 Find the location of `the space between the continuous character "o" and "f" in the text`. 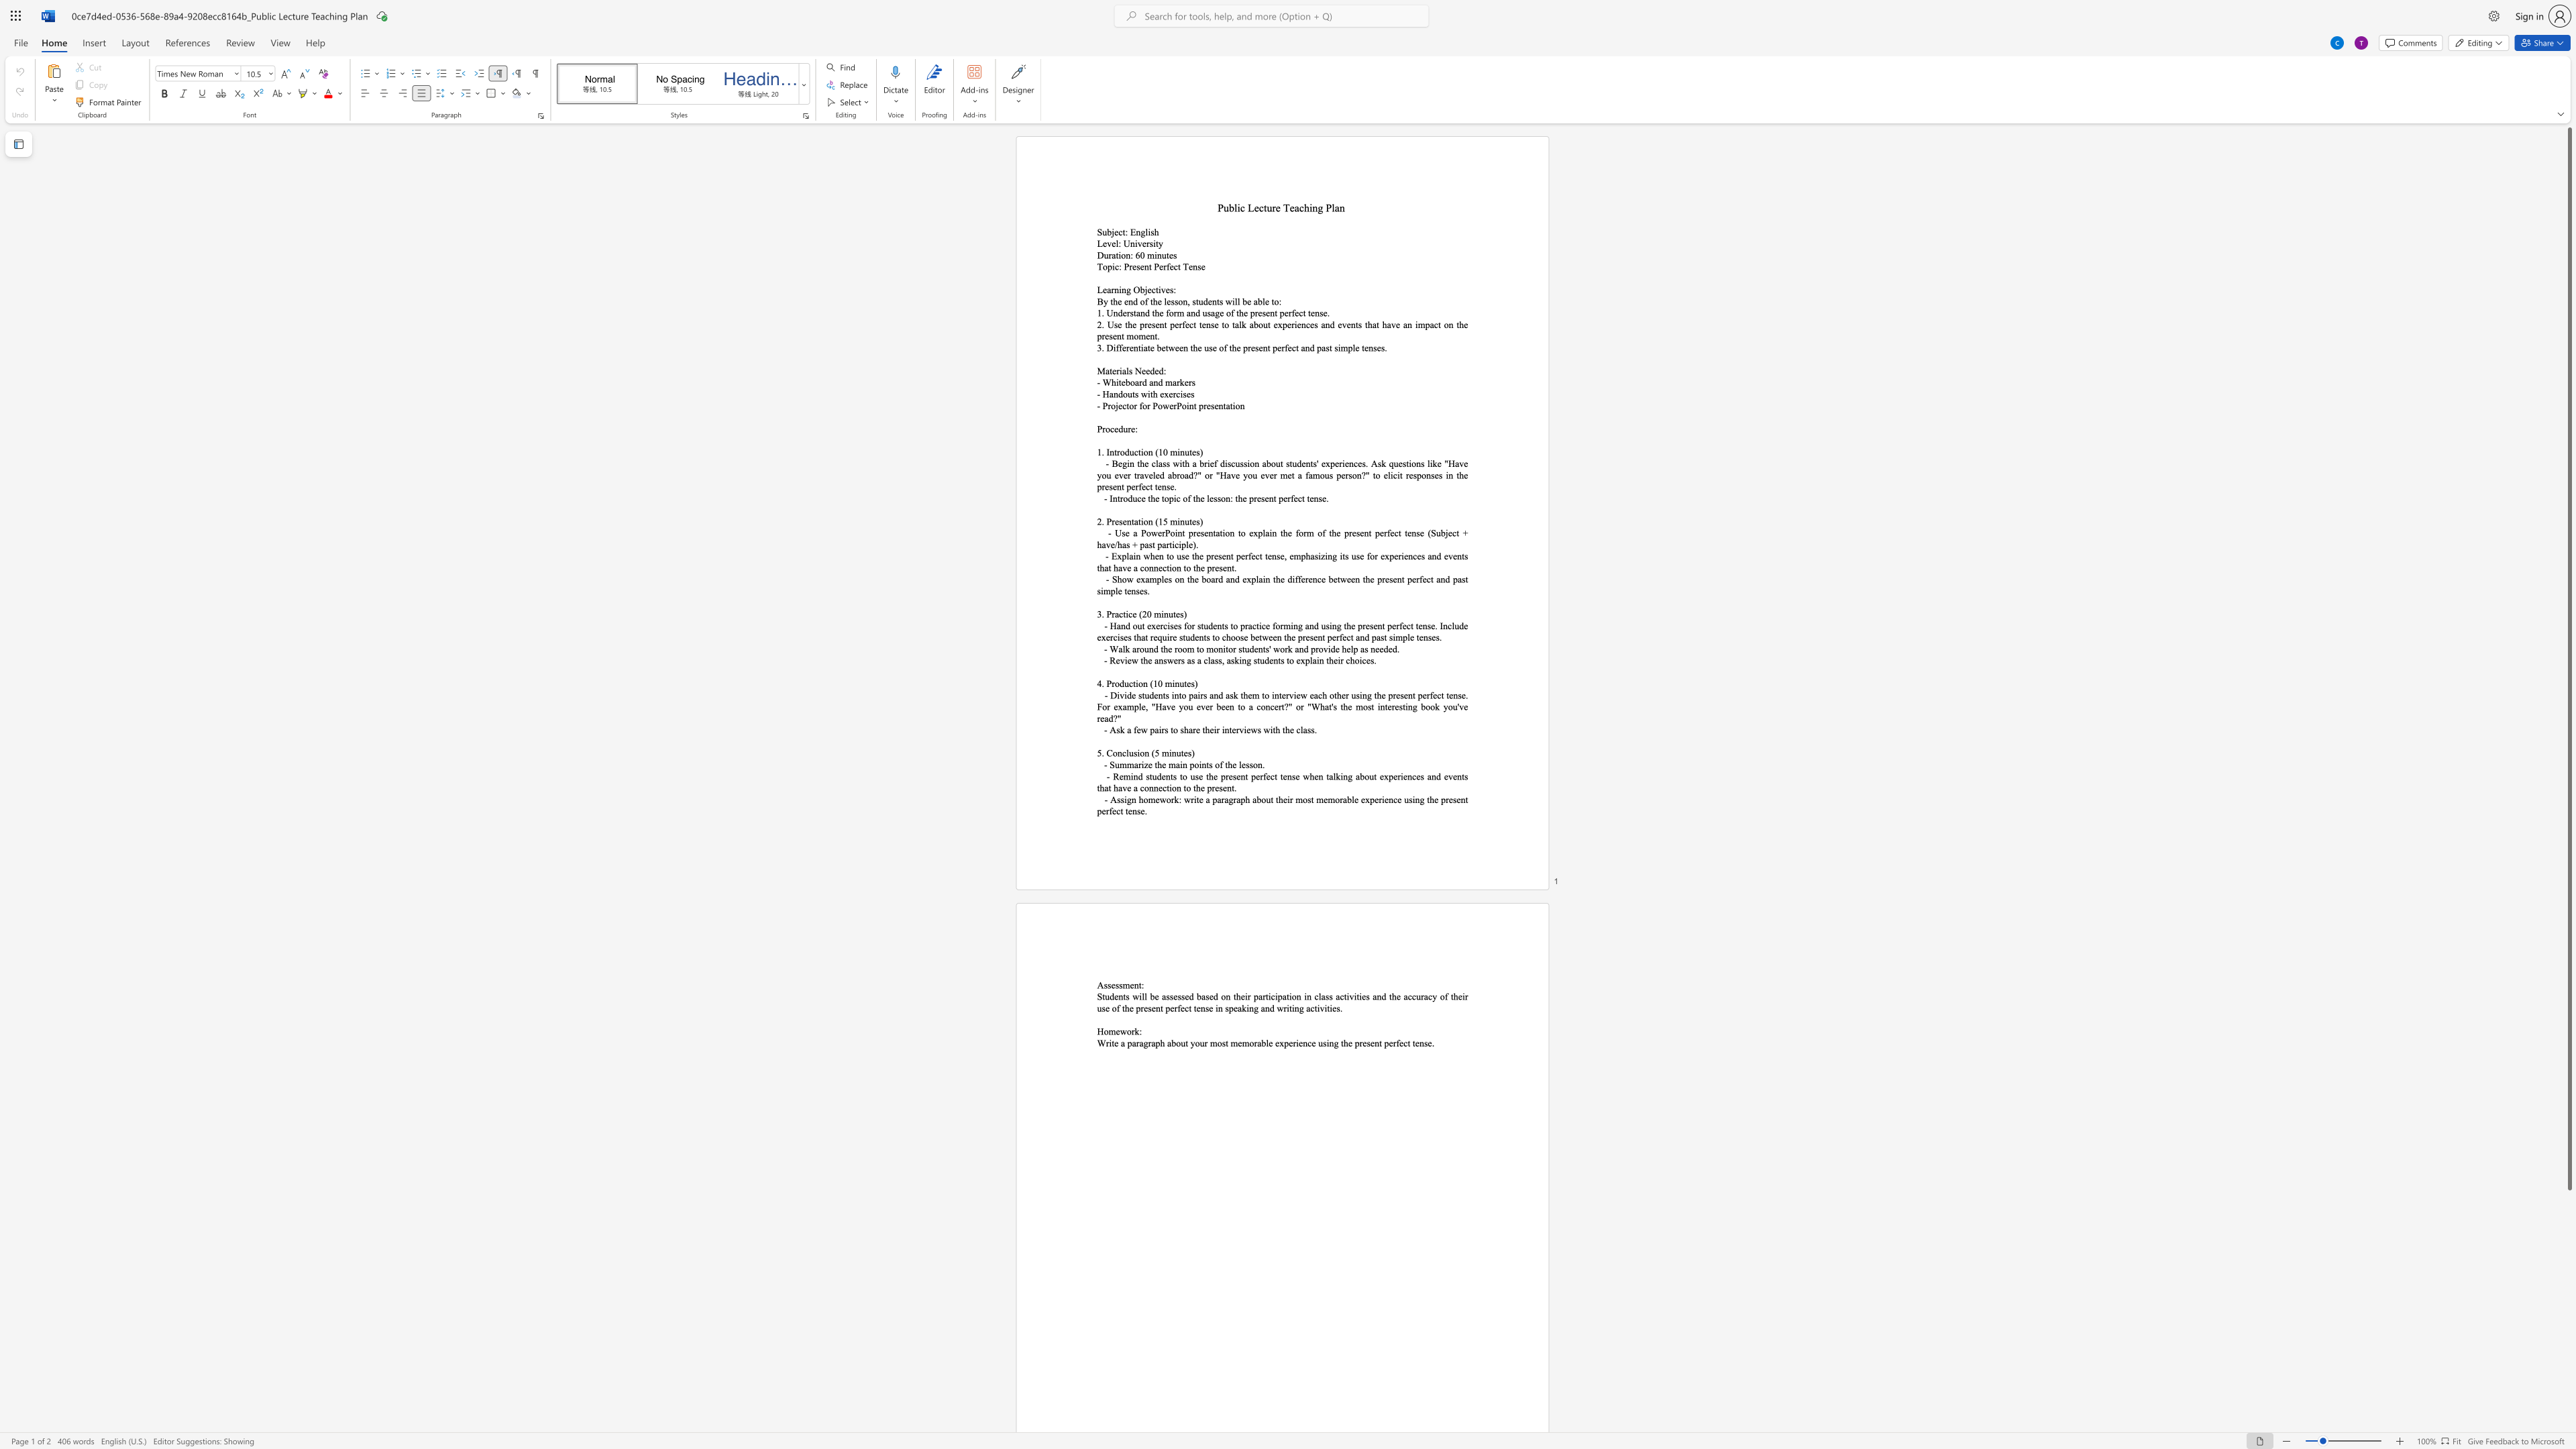

the space between the continuous character "o" and "f" in the text is located at coordinates (1219, 764).